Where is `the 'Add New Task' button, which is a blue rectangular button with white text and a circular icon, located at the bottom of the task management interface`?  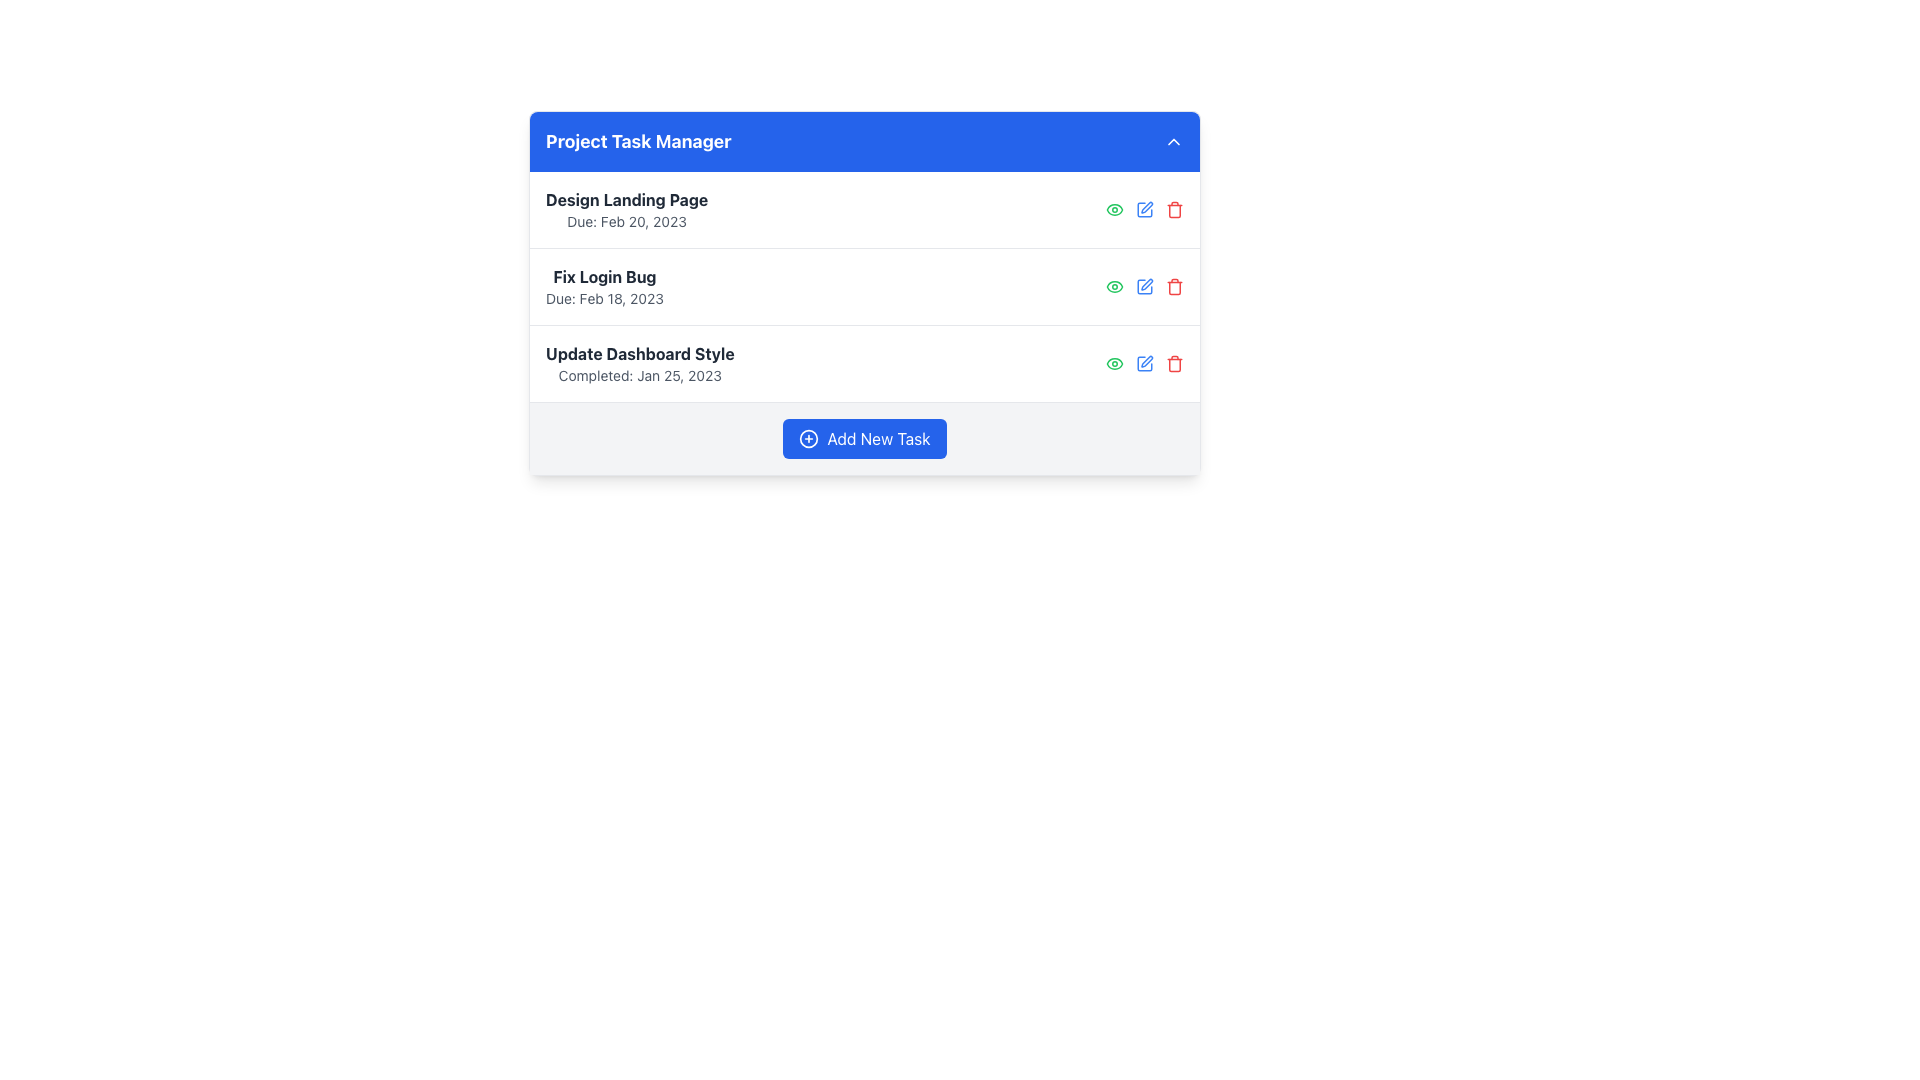 the 'Add New Task' button, which is a blue rectangular button with white text and a circular icon, located at the bottom of the task management interface is located at coordinates (864, 437).